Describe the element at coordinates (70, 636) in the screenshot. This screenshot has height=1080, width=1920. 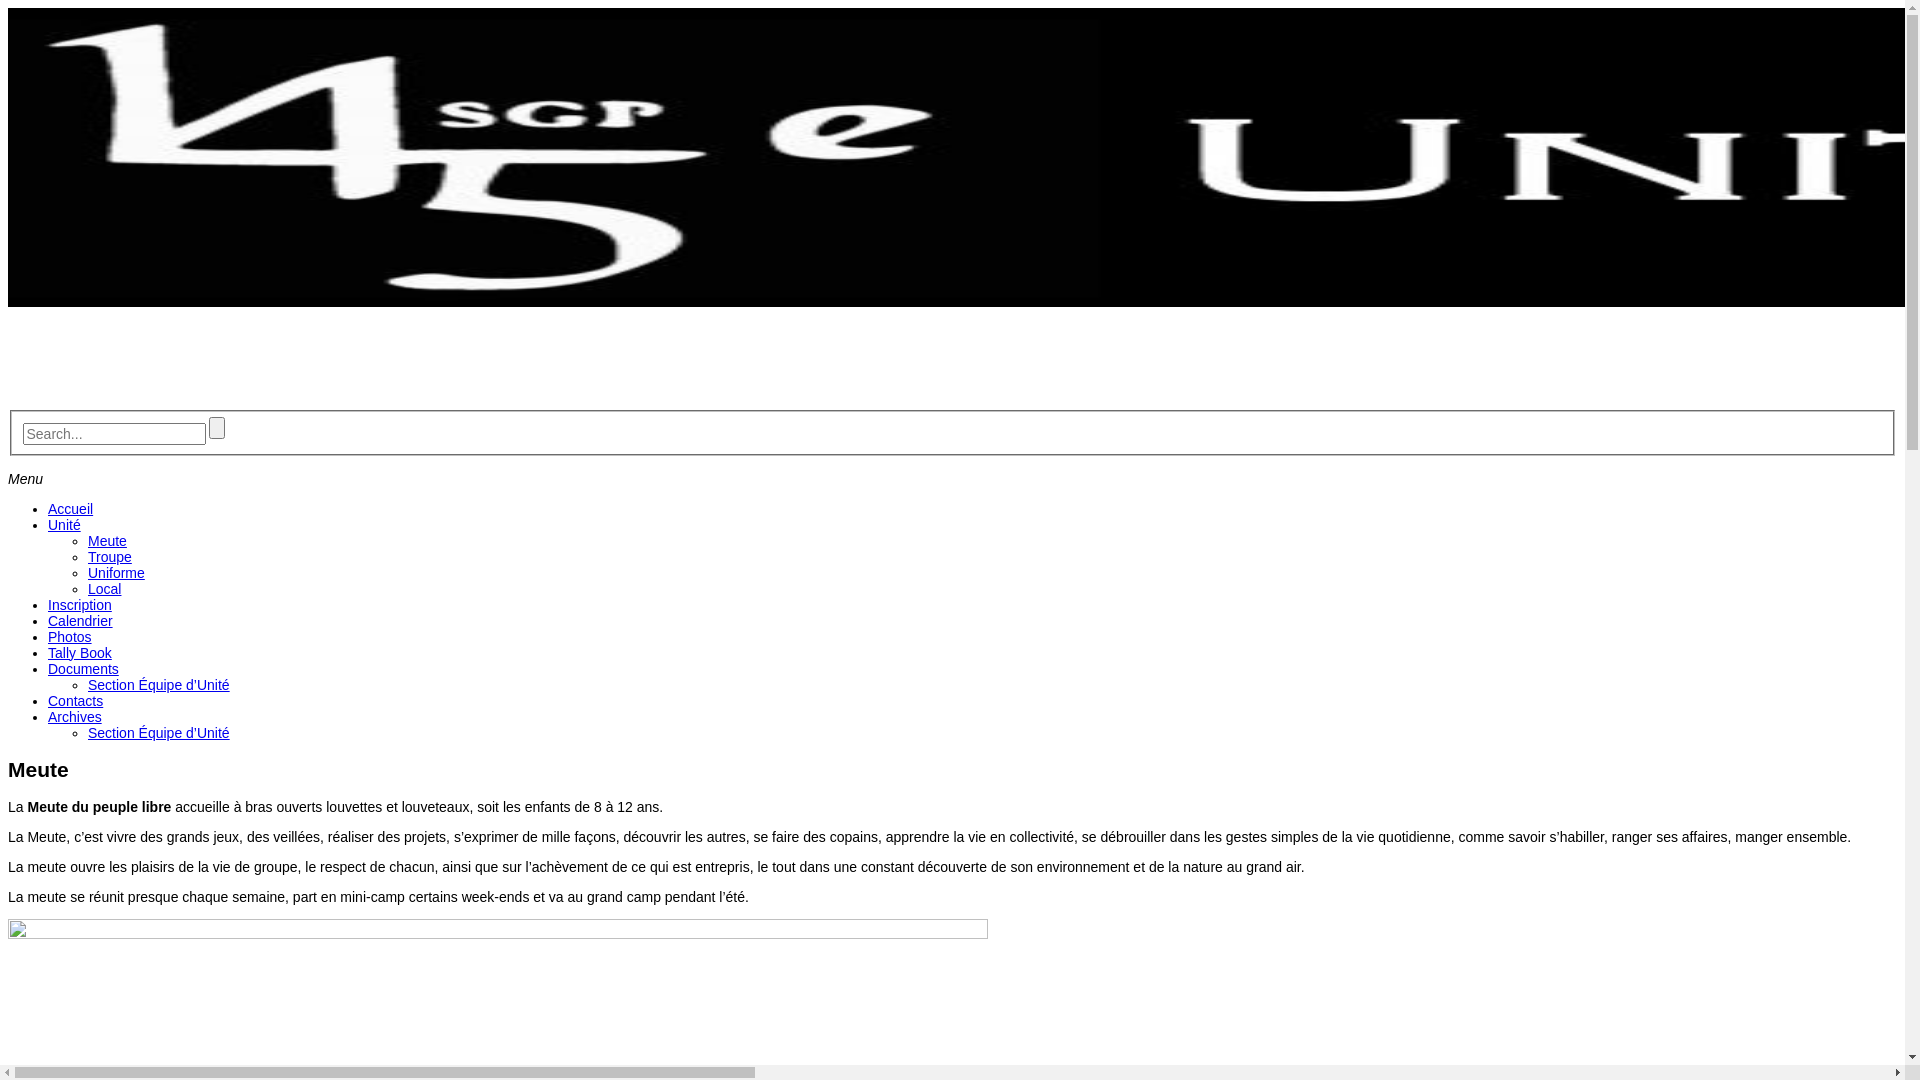
I see `'Photos'` at that location.